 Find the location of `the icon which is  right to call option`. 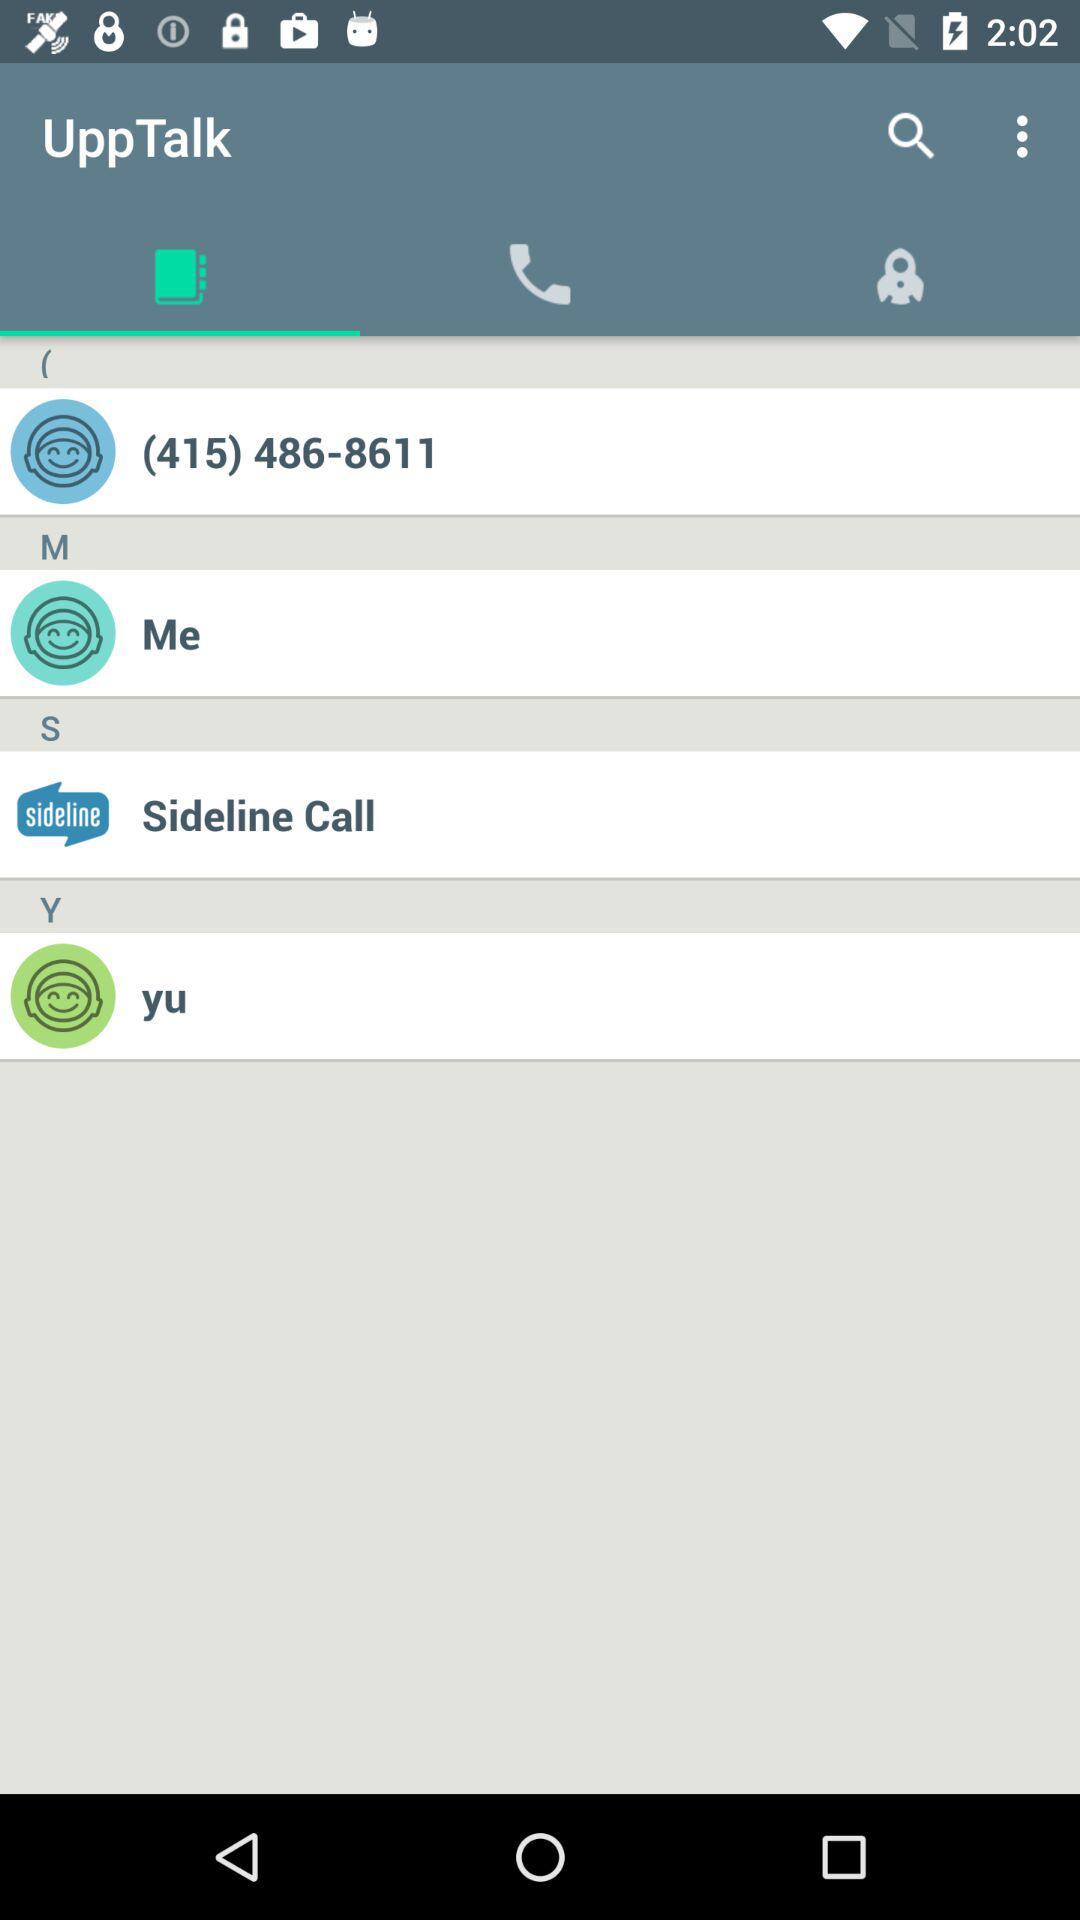

the icon which is  right to call option is located at coordinates (900, 272).